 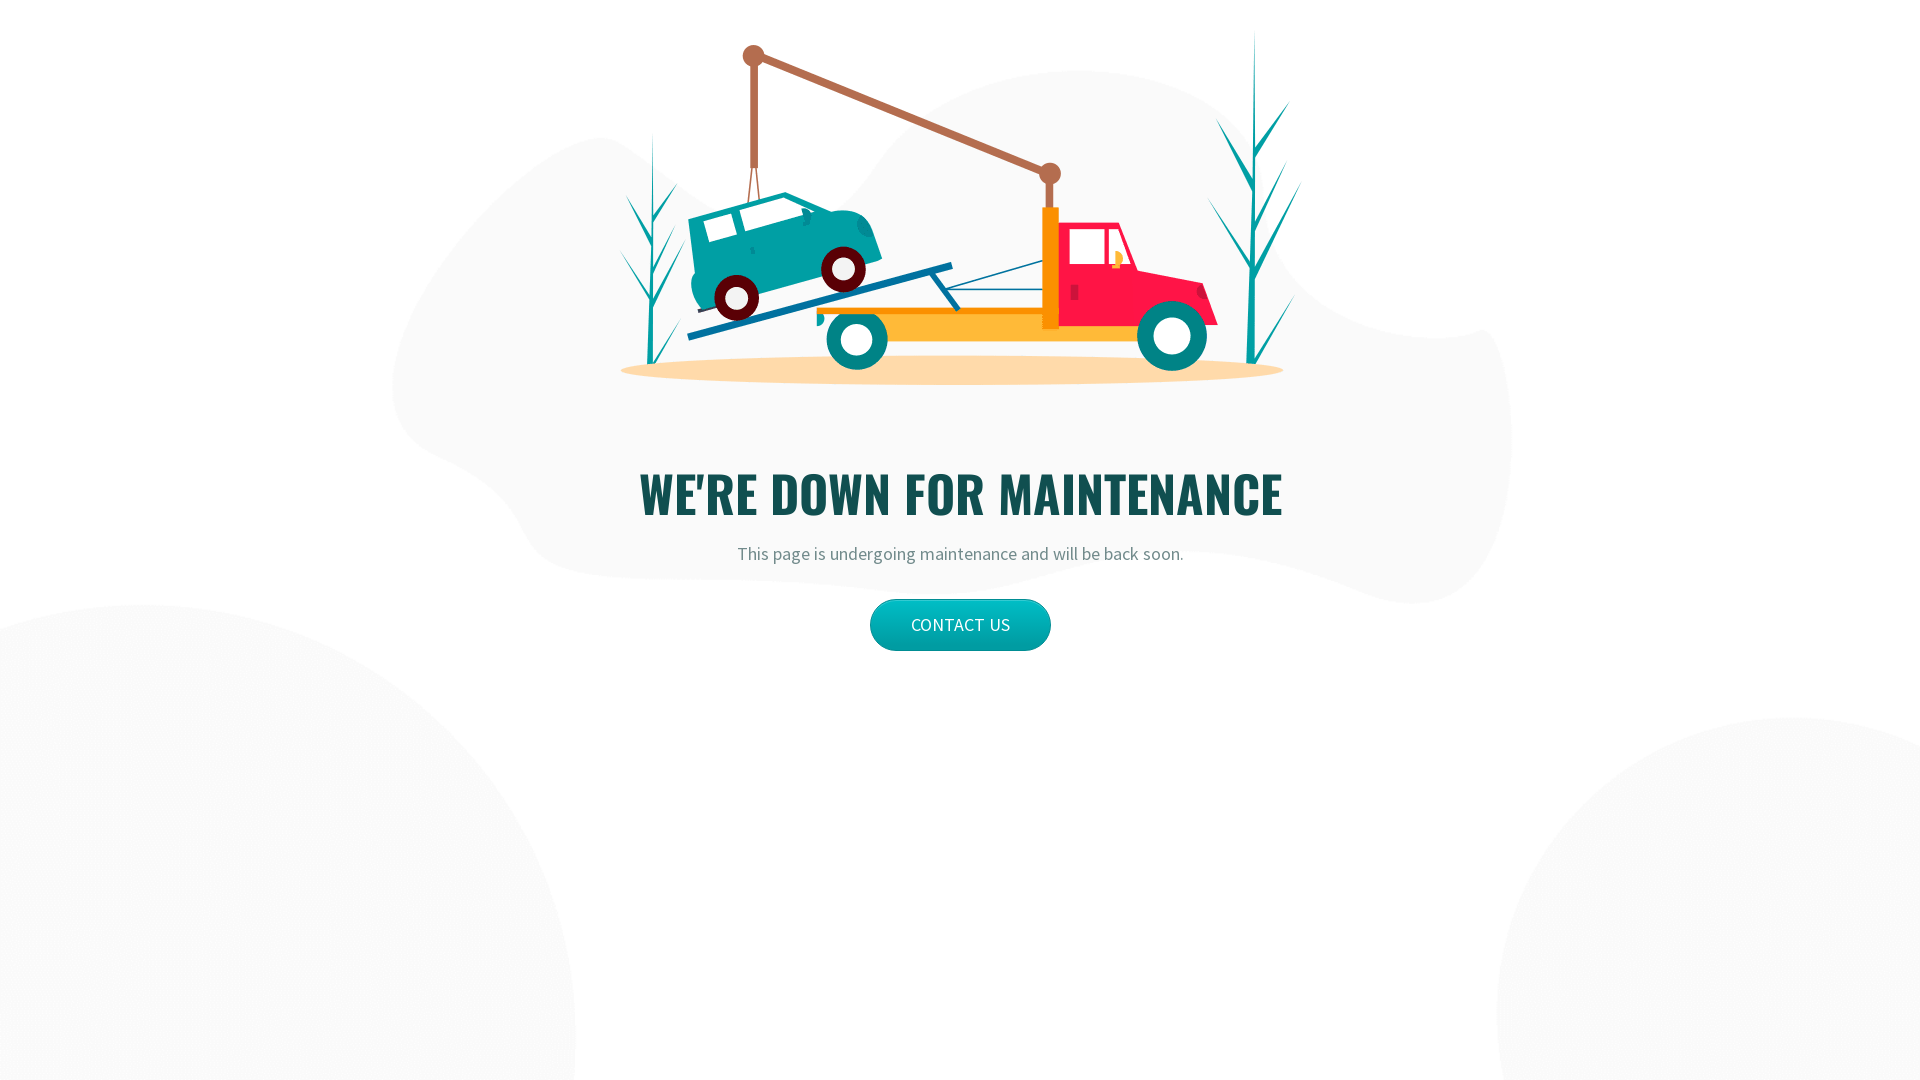 What do you see at coordinates (869, 623) in the screenshot?
I see `'CONTACT US'` at bounding box center [869, 623].